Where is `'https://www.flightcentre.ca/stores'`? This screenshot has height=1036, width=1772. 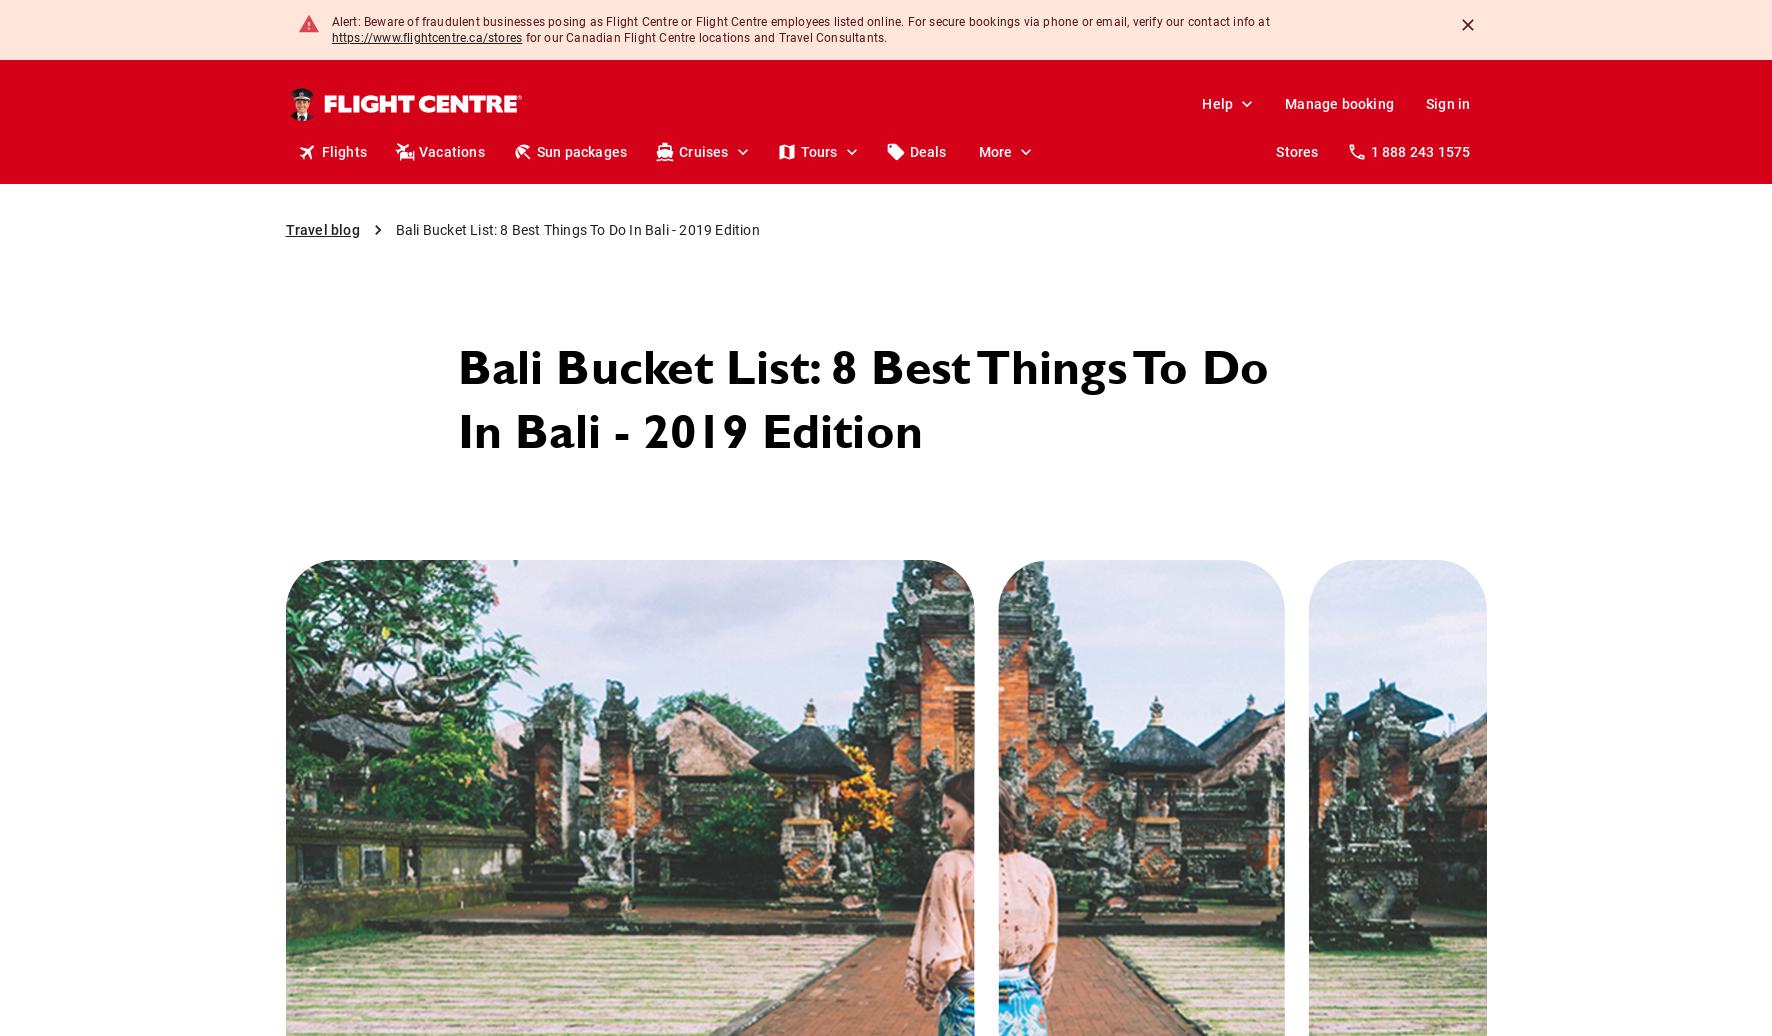
'https://www.flightcentre.ca/stores' is located at coordinates (330, 38).